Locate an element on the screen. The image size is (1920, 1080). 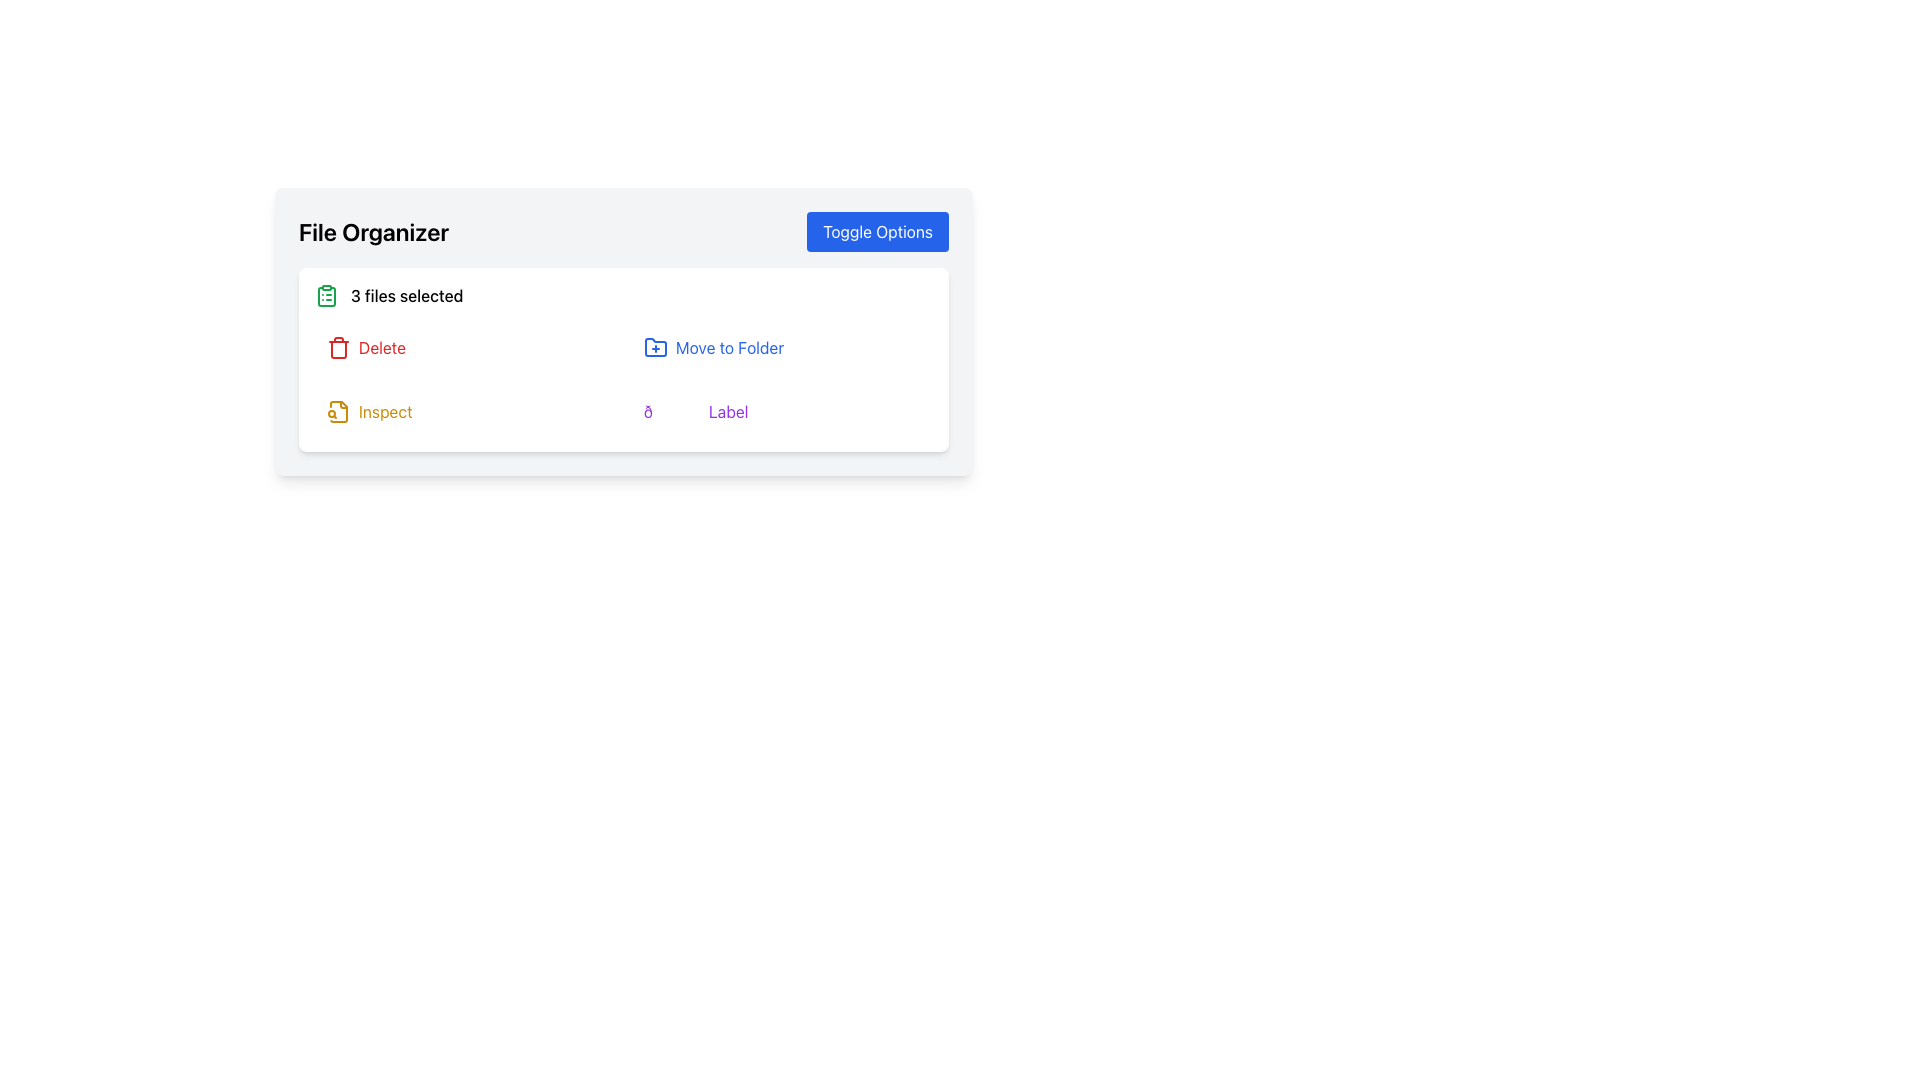
the 'Inspect' icon, which is located immediately to the left of the 'Inspect' text in the button group for inspecting files in the lower left corner of the interface is located at coordinates (339, 411).